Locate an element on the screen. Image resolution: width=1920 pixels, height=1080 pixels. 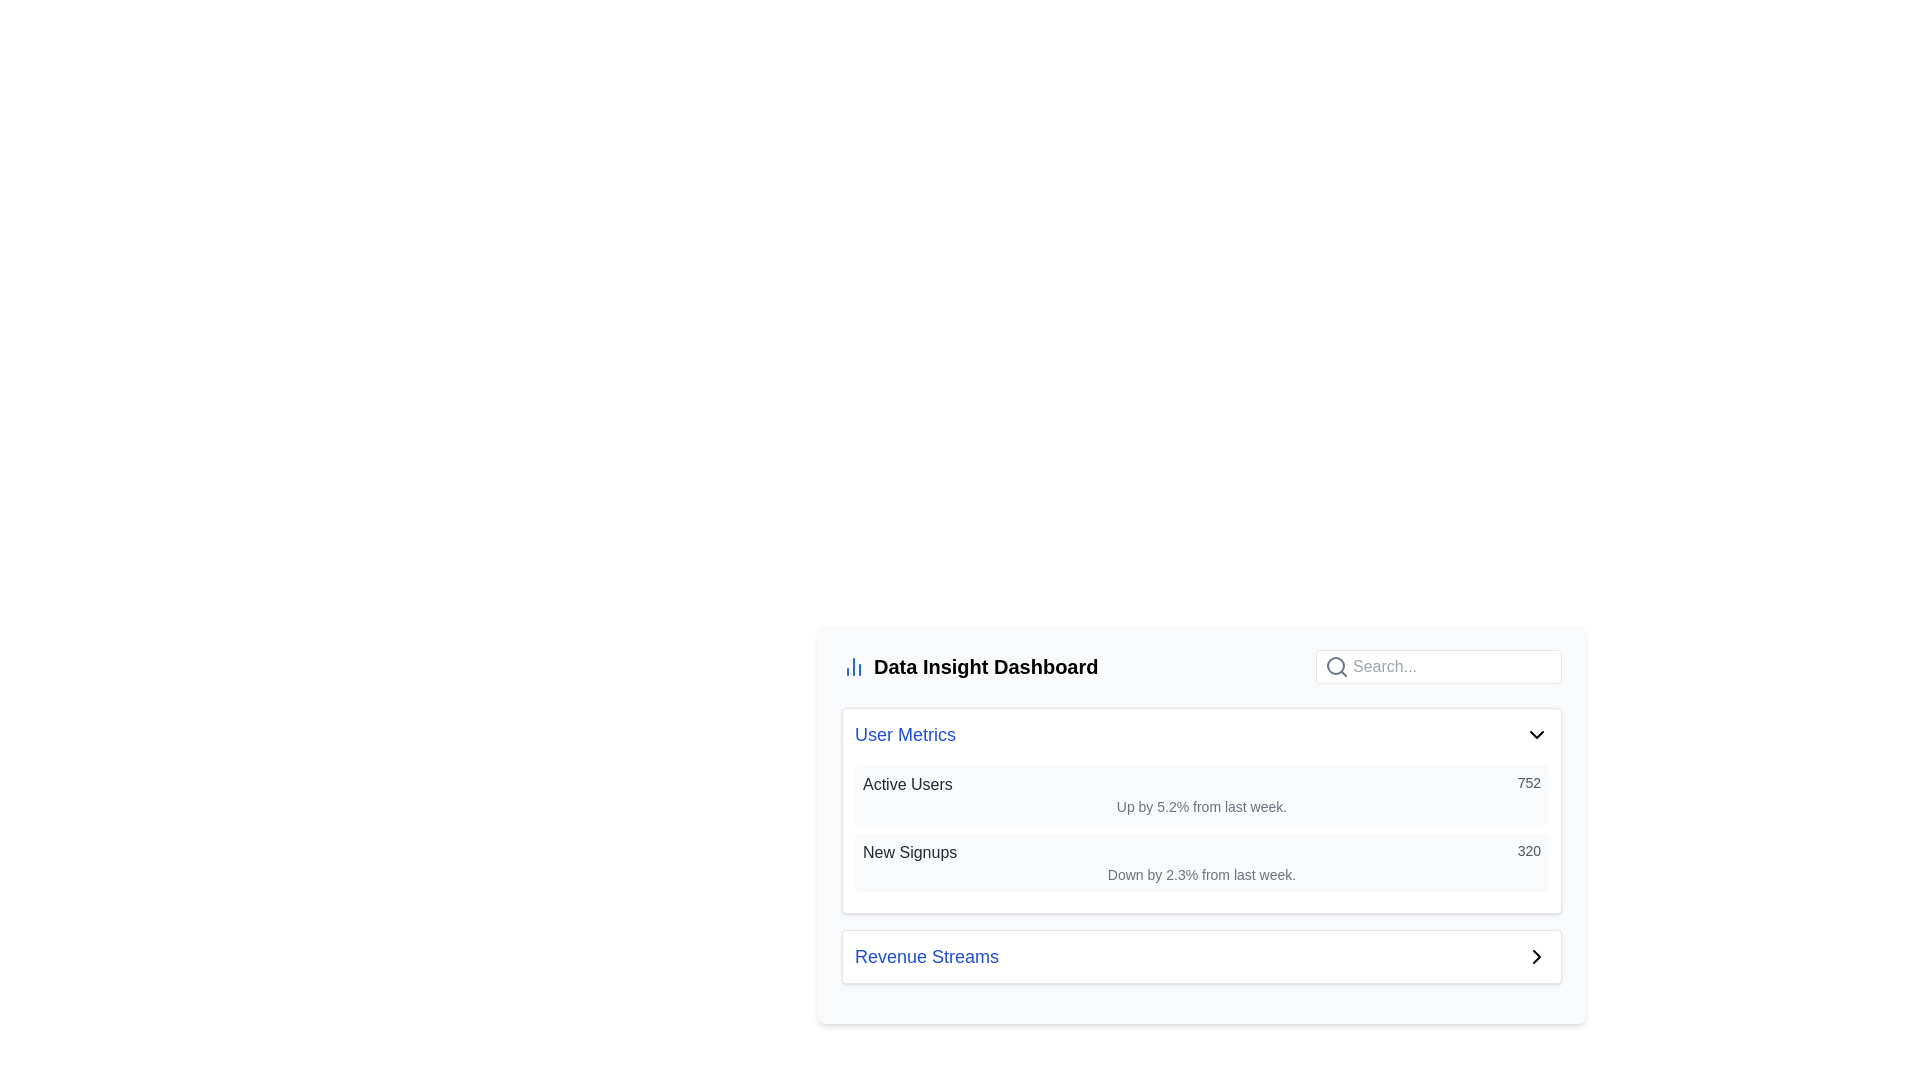
information displayed in the 'New Signups' informational block, which shows a metric of '320' and additional context about a decrease of '2.3% from last week.' is located at coordinates (1200, 862).